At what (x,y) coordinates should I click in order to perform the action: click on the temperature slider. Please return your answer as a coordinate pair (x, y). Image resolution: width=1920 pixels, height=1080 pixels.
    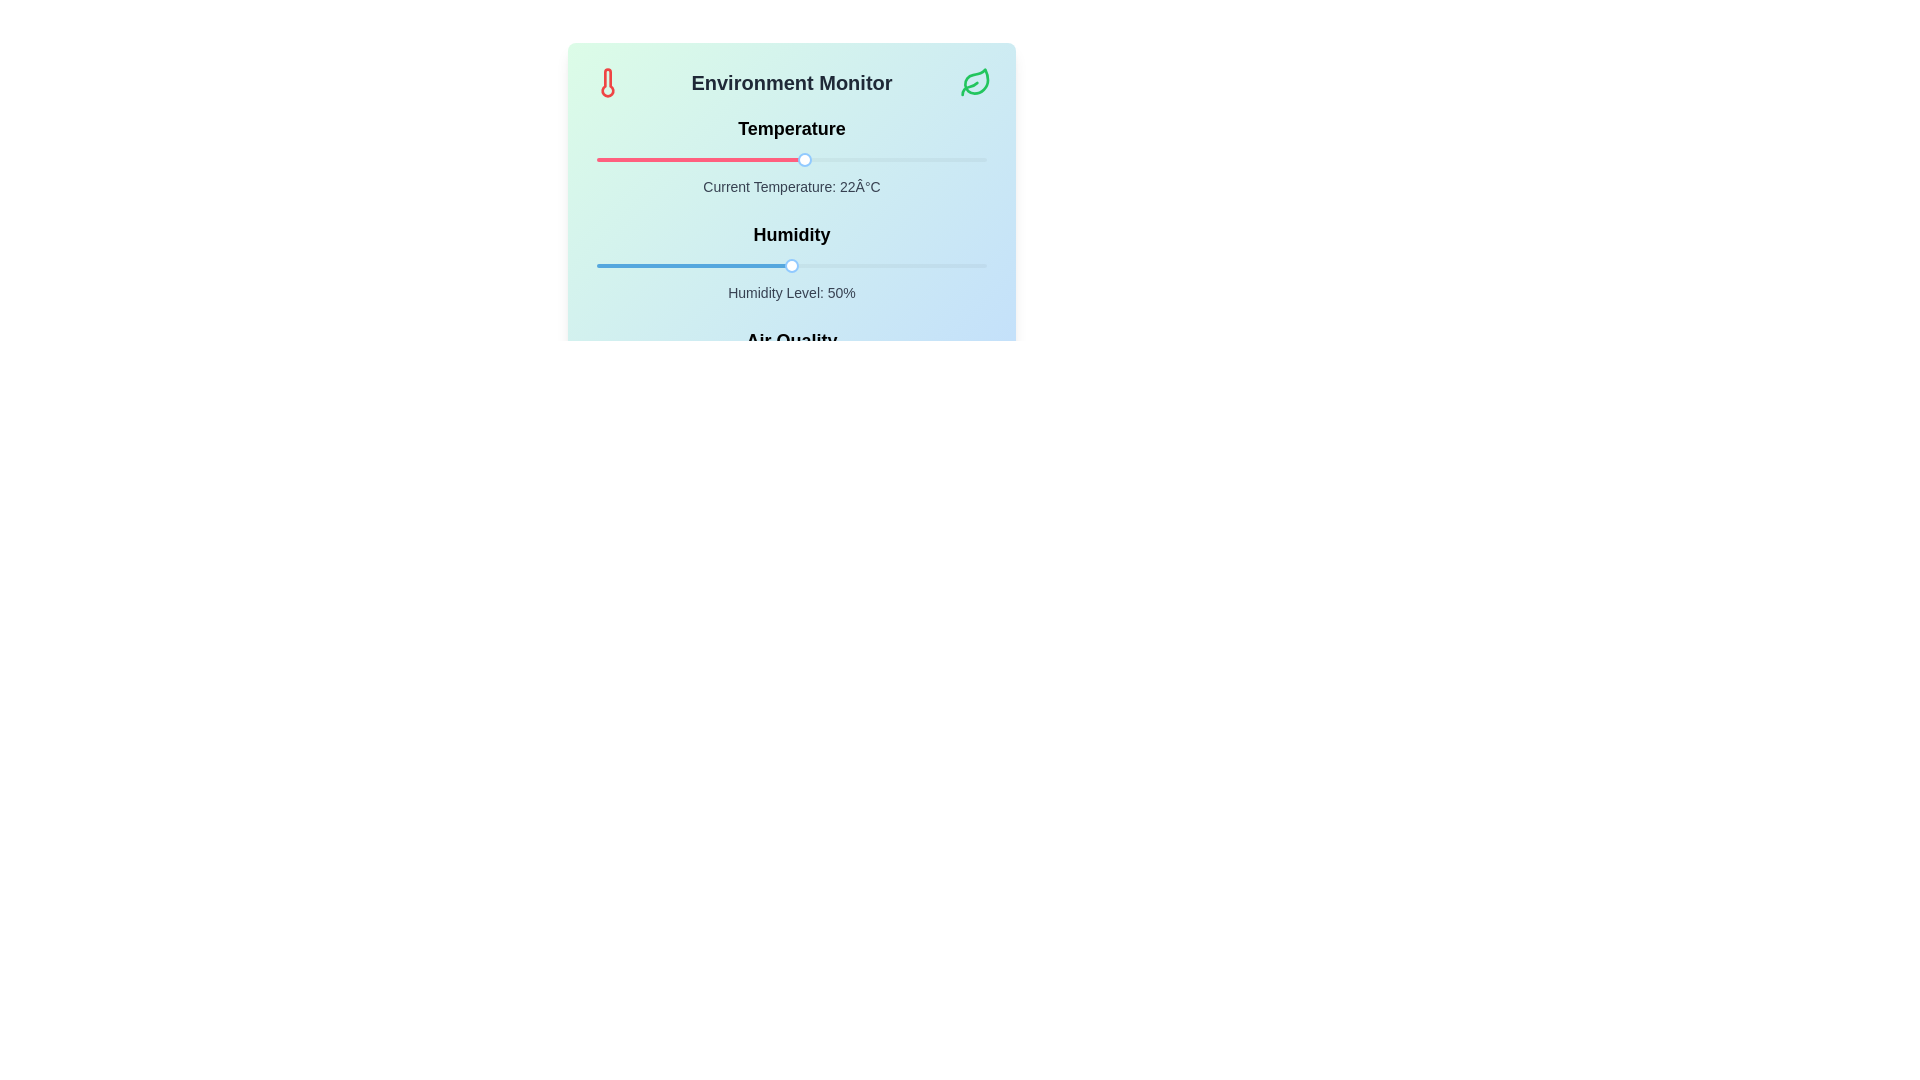
    Looking at the image, I should click on (728, 158).